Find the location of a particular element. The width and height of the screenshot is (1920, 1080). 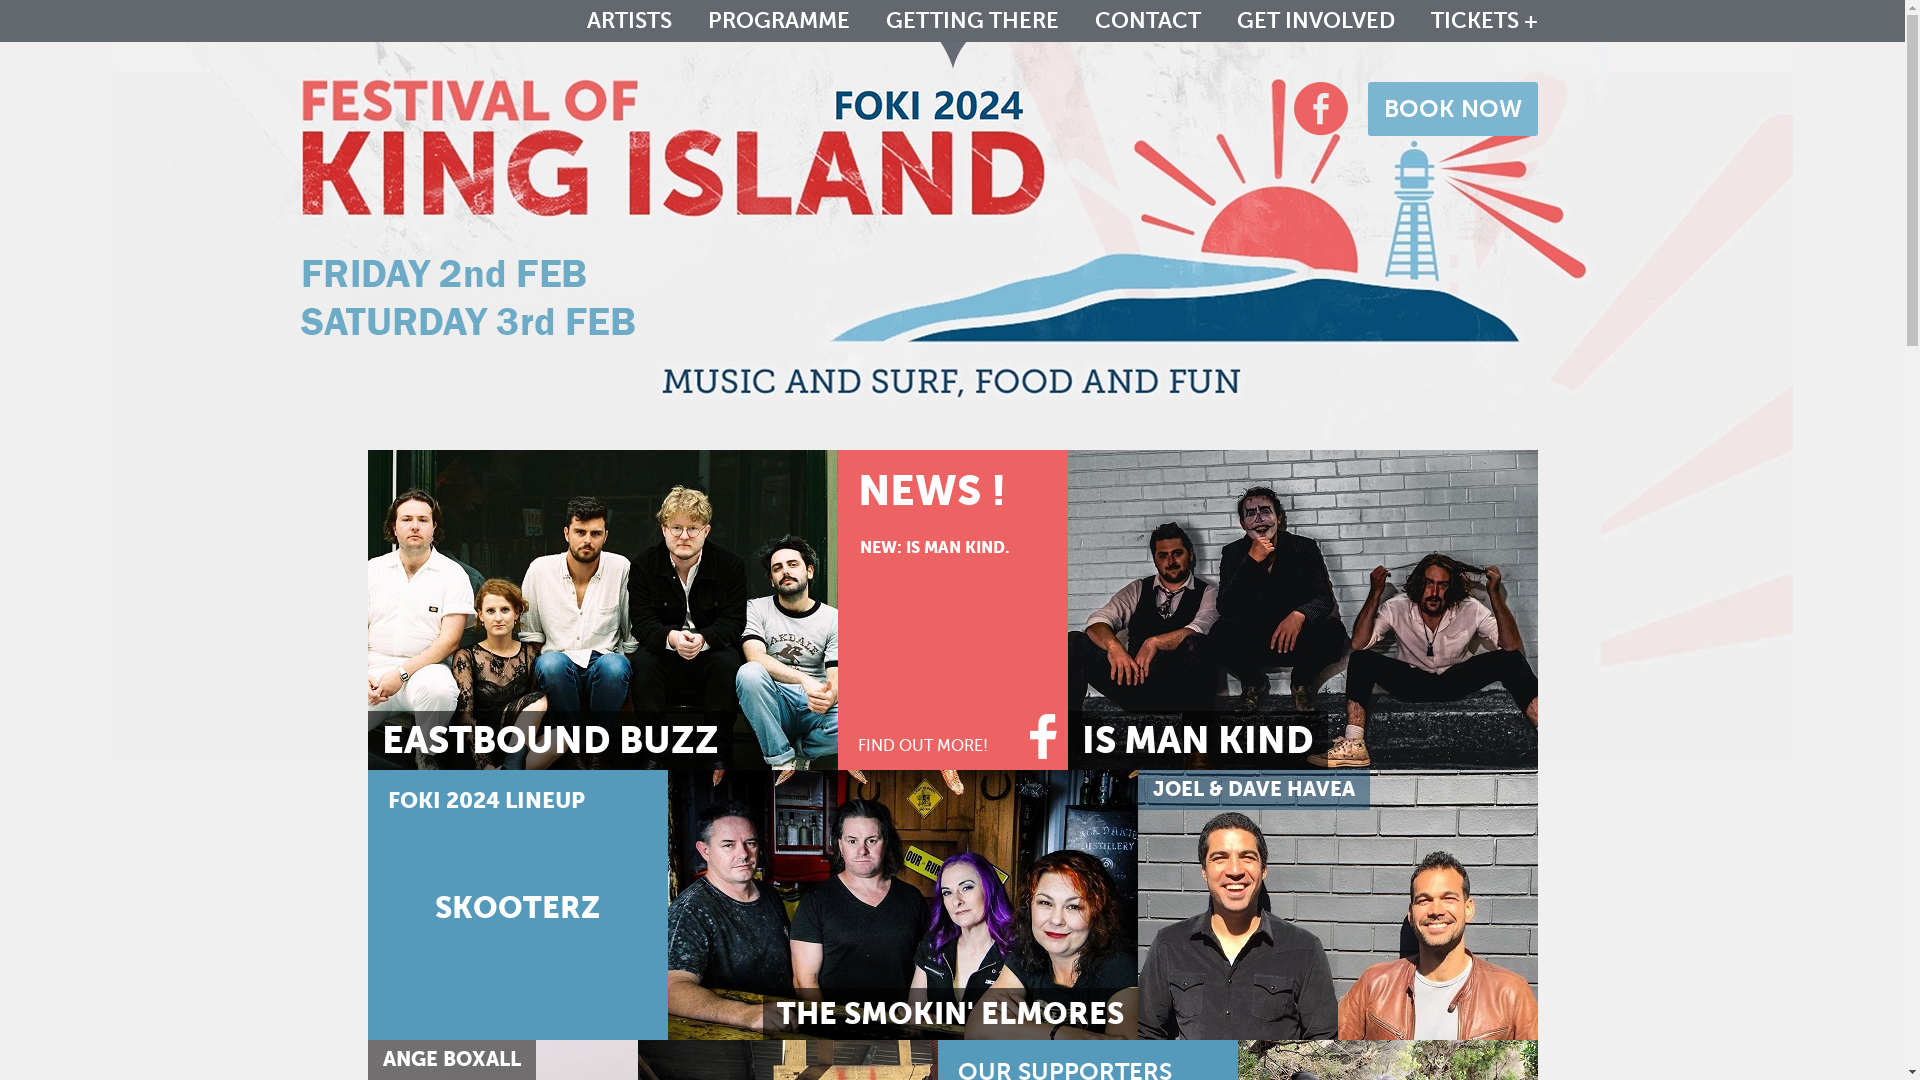

'GETTING THERE' is located at coordinates (972, 20).